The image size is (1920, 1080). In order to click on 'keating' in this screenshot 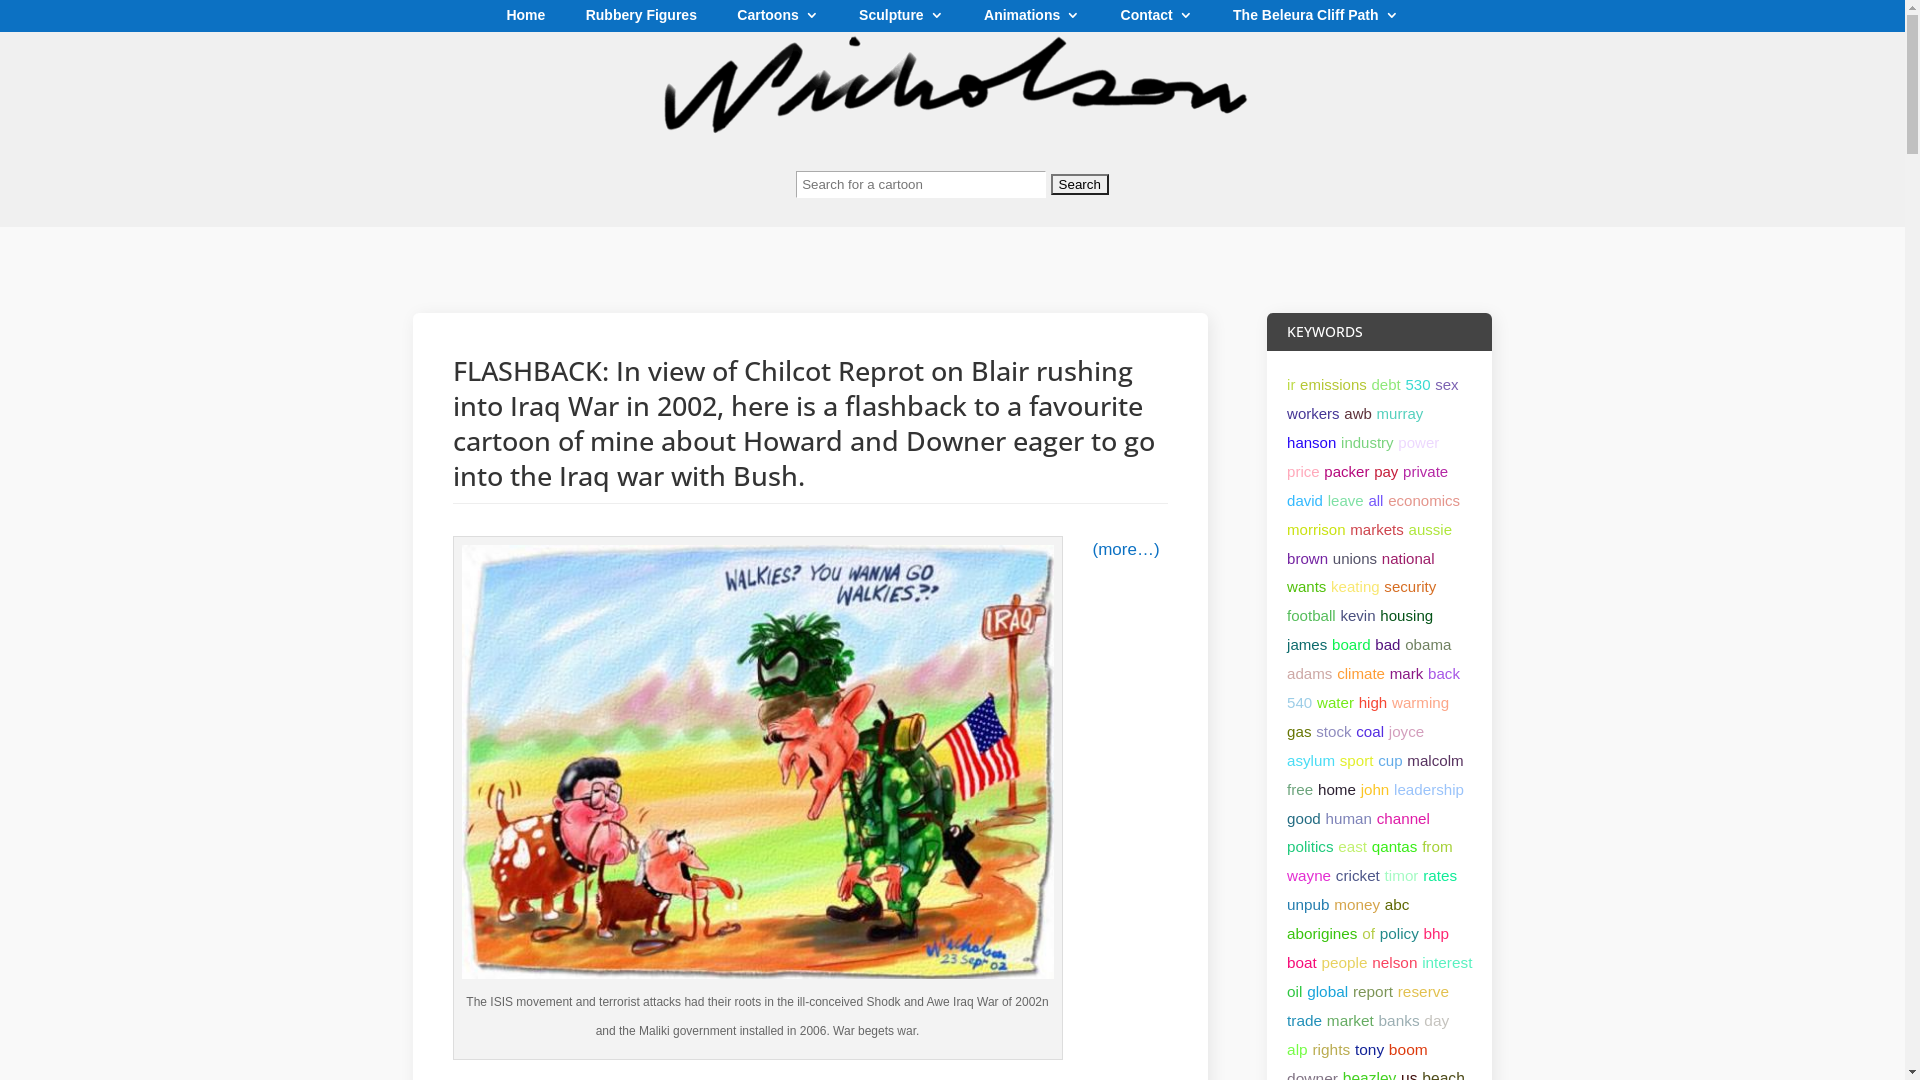, I will do `click(1355, 585)`.